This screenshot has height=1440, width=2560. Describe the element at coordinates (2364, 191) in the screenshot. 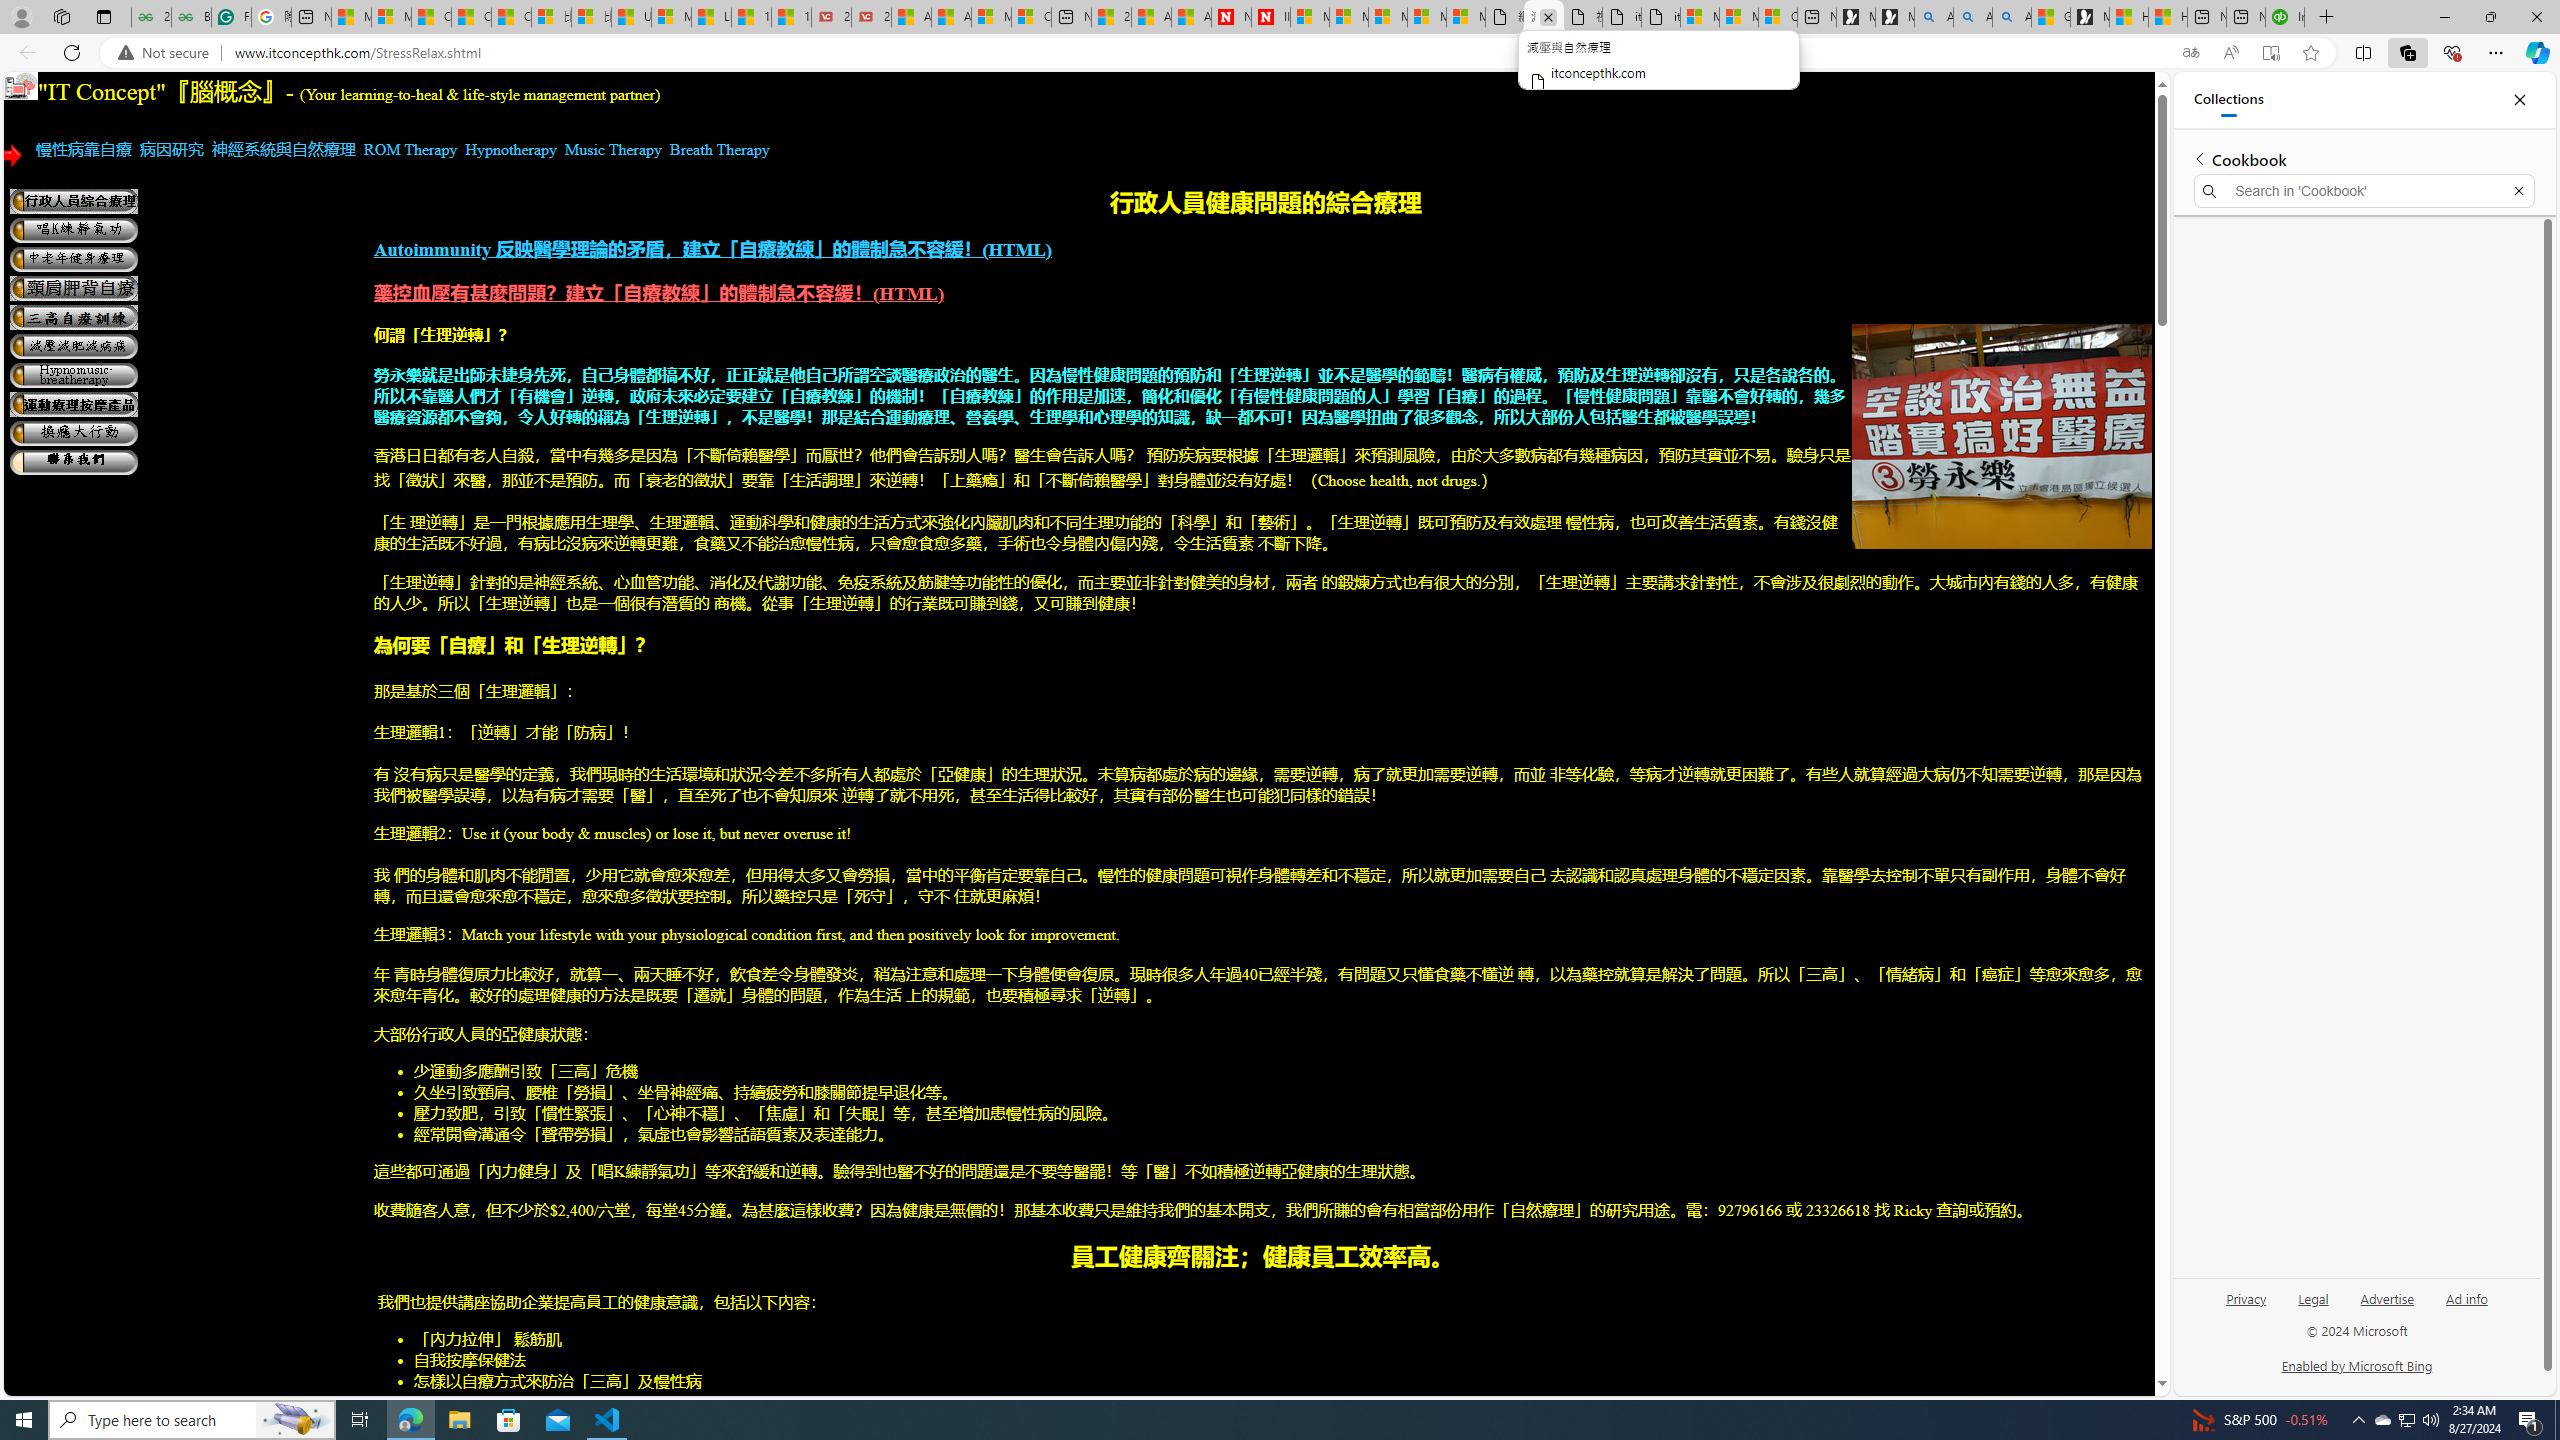

I see `'Search in '` at that location.